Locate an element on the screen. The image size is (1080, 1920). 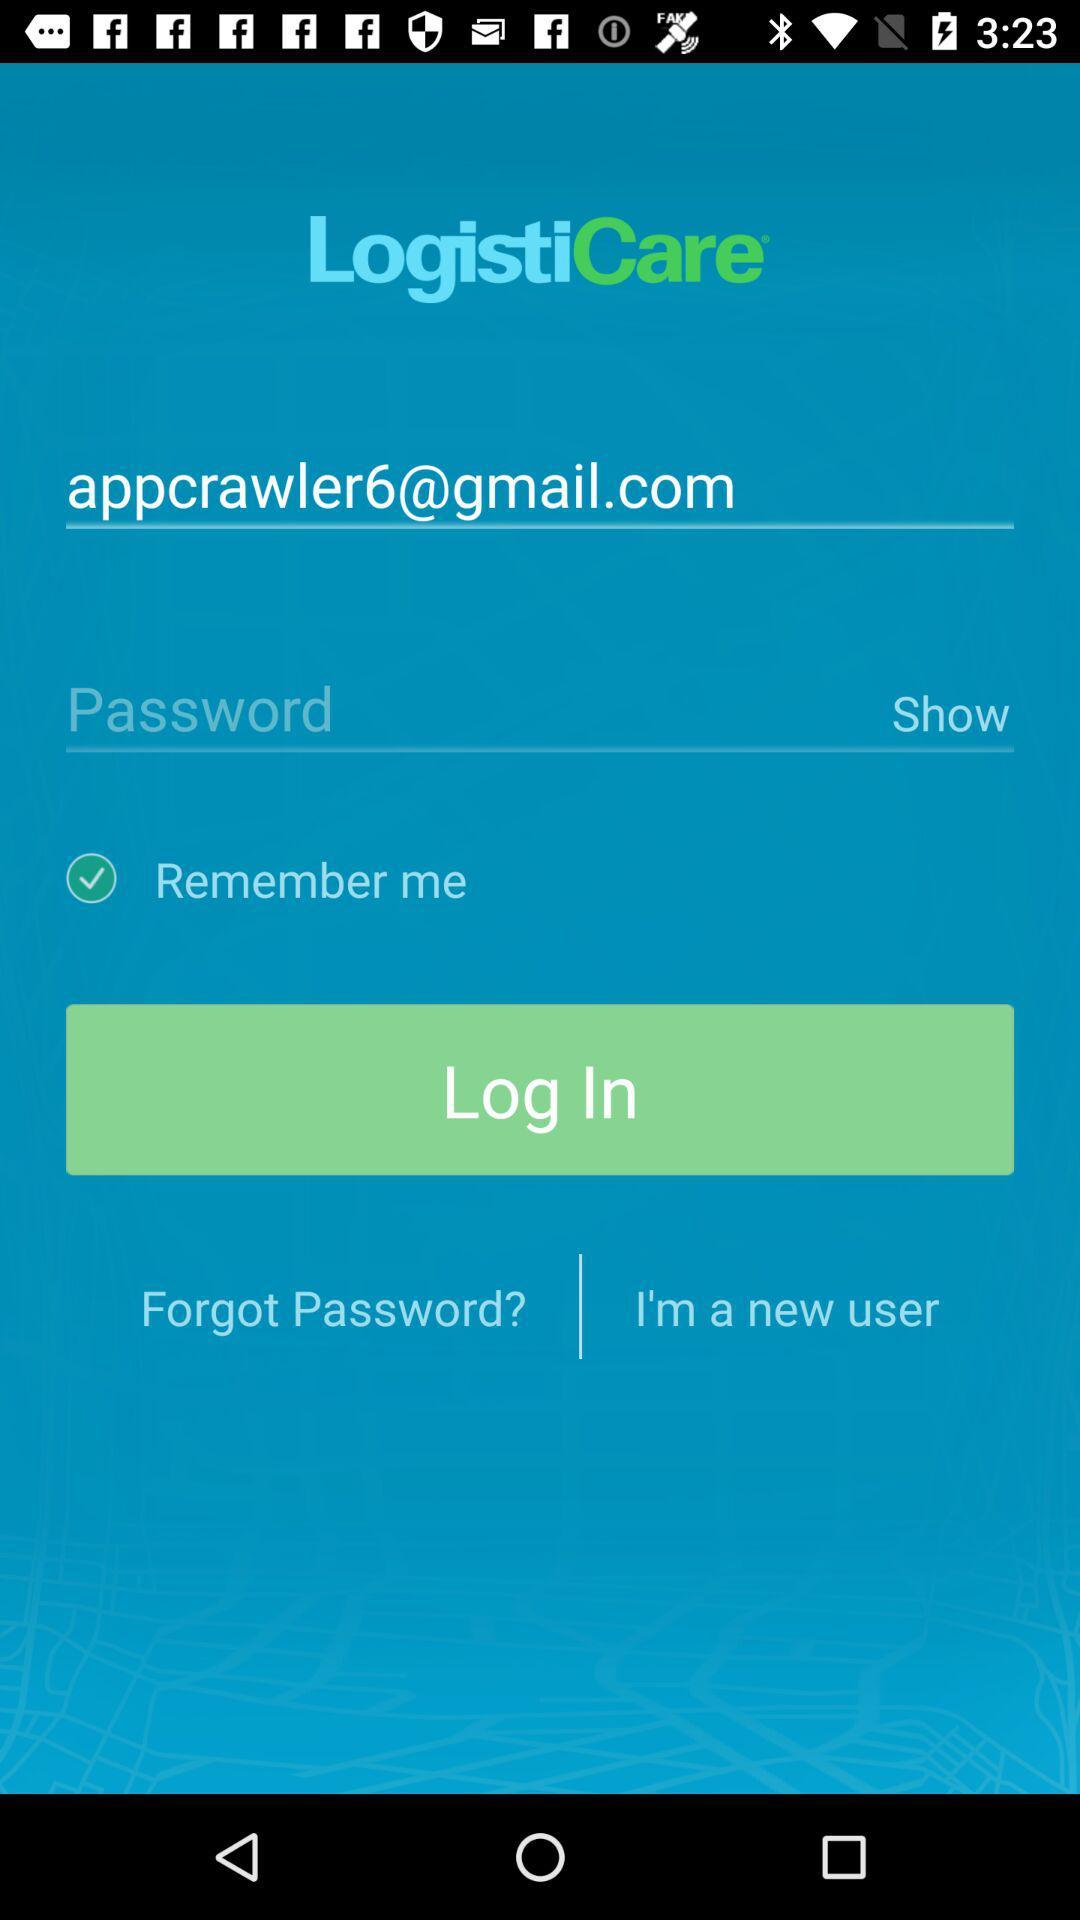
the forgot password? at the bottom left corner is located at coordinates (332, 1306).